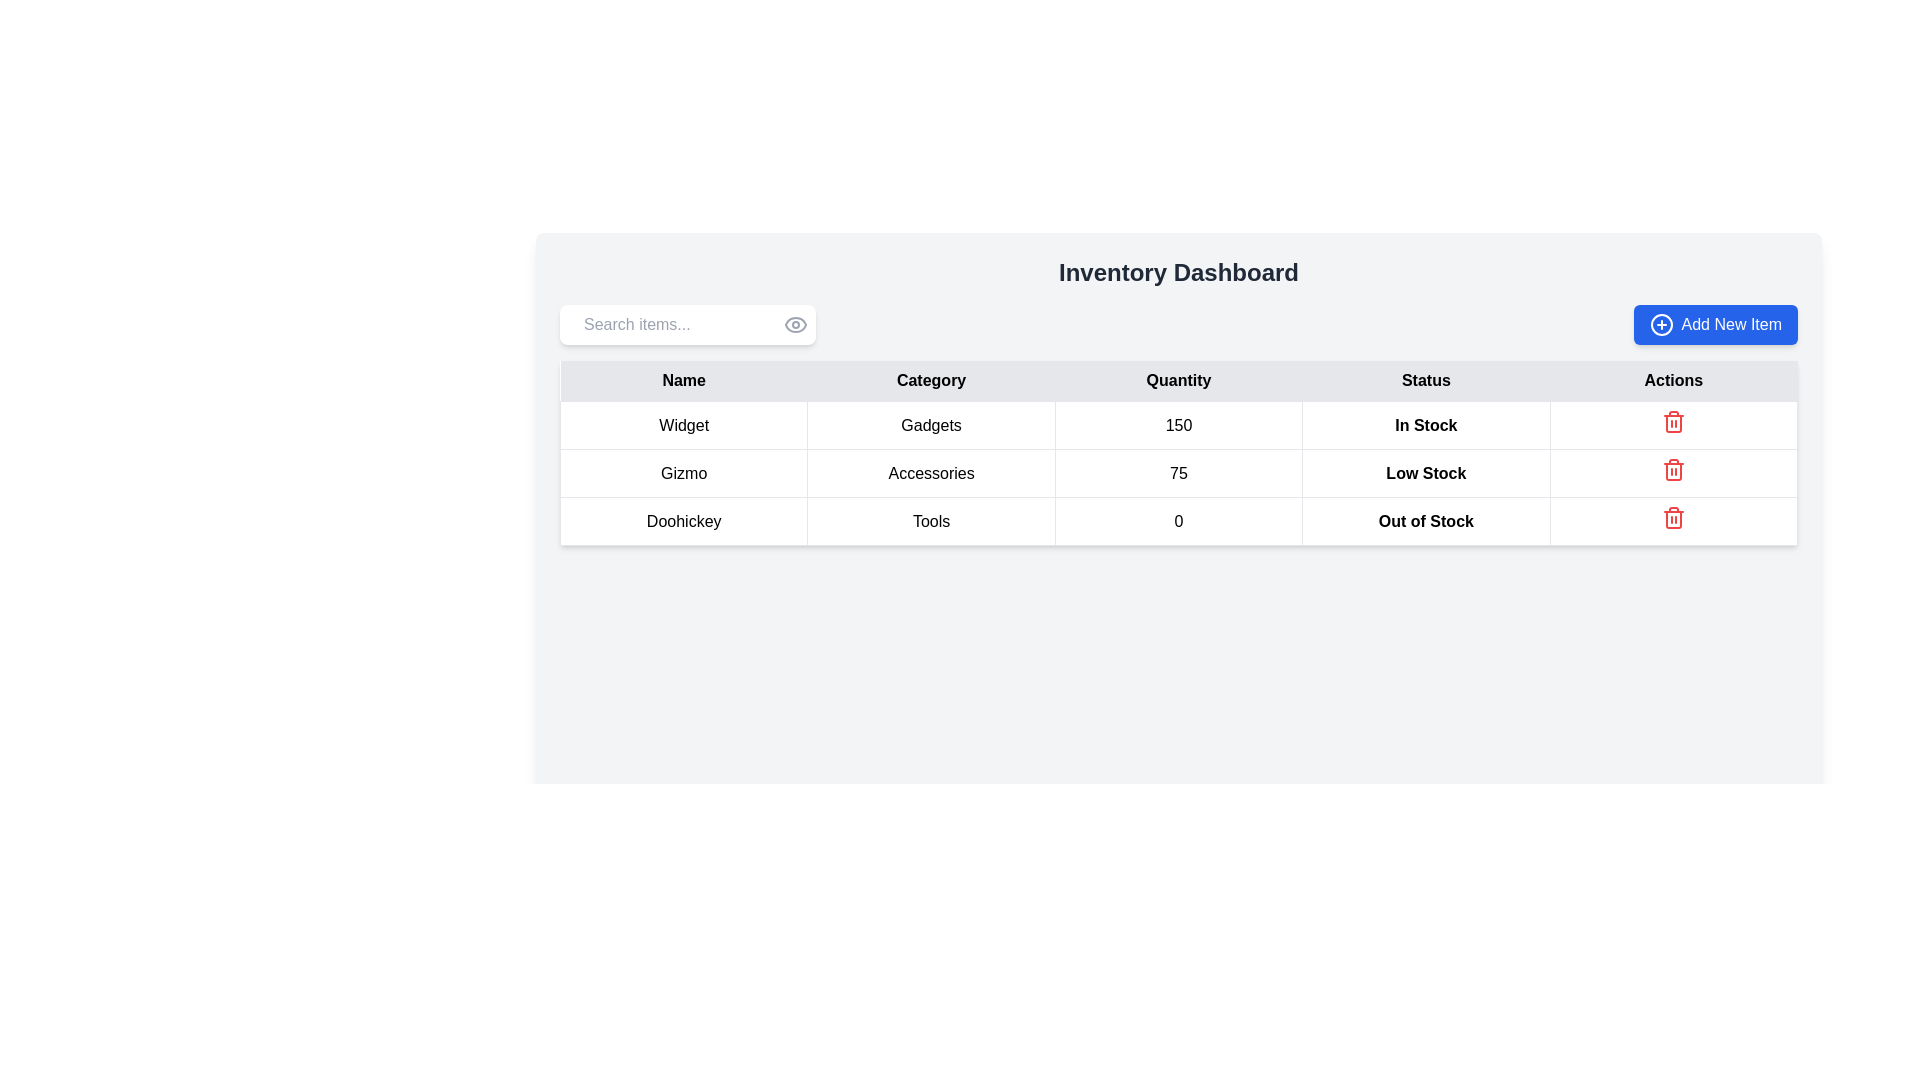  Describe the element at coordinates (684, 381) in the screenshot. I see `the header label for the first column of the data table that defines the category of data as names of items` at that location.